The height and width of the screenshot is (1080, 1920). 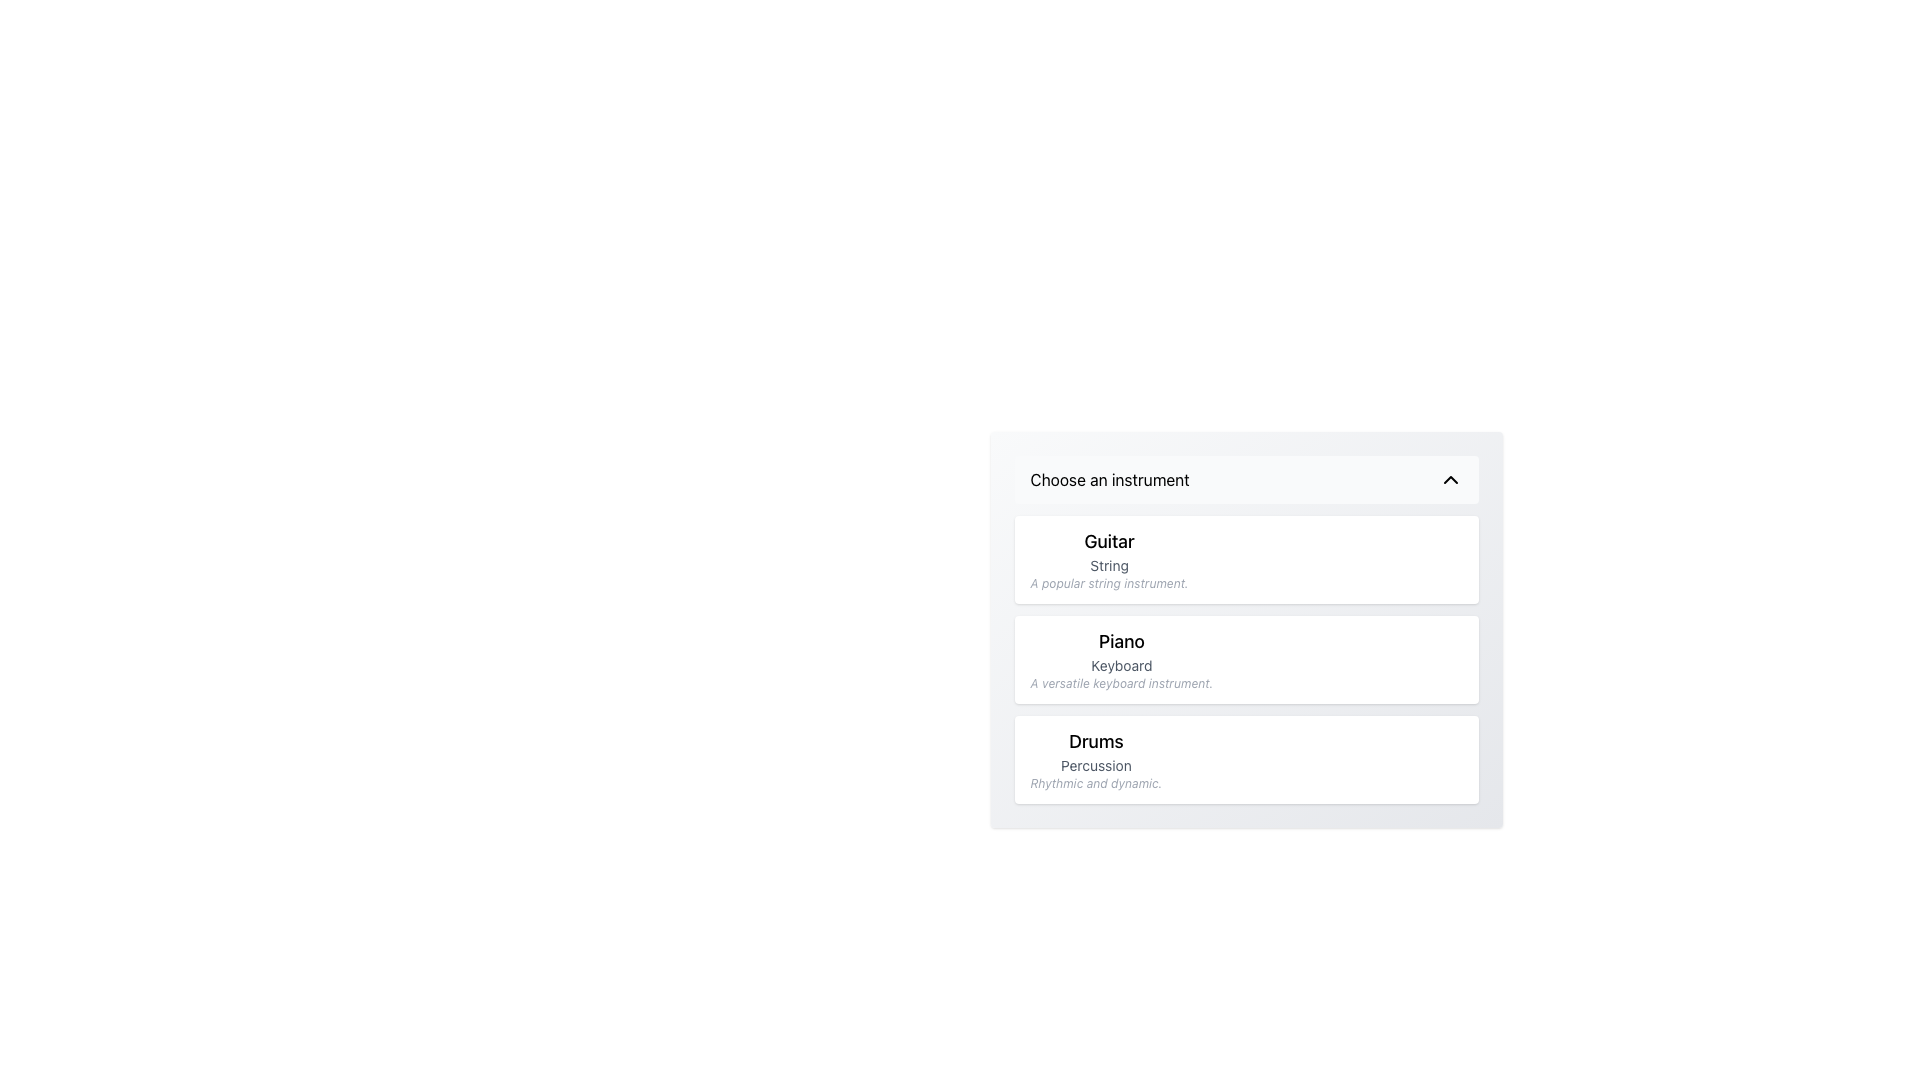 I want to click on the informational text label related to the title 'Piano', which is positioned below the title and above the italicized description, so click(x=1121, y=666).